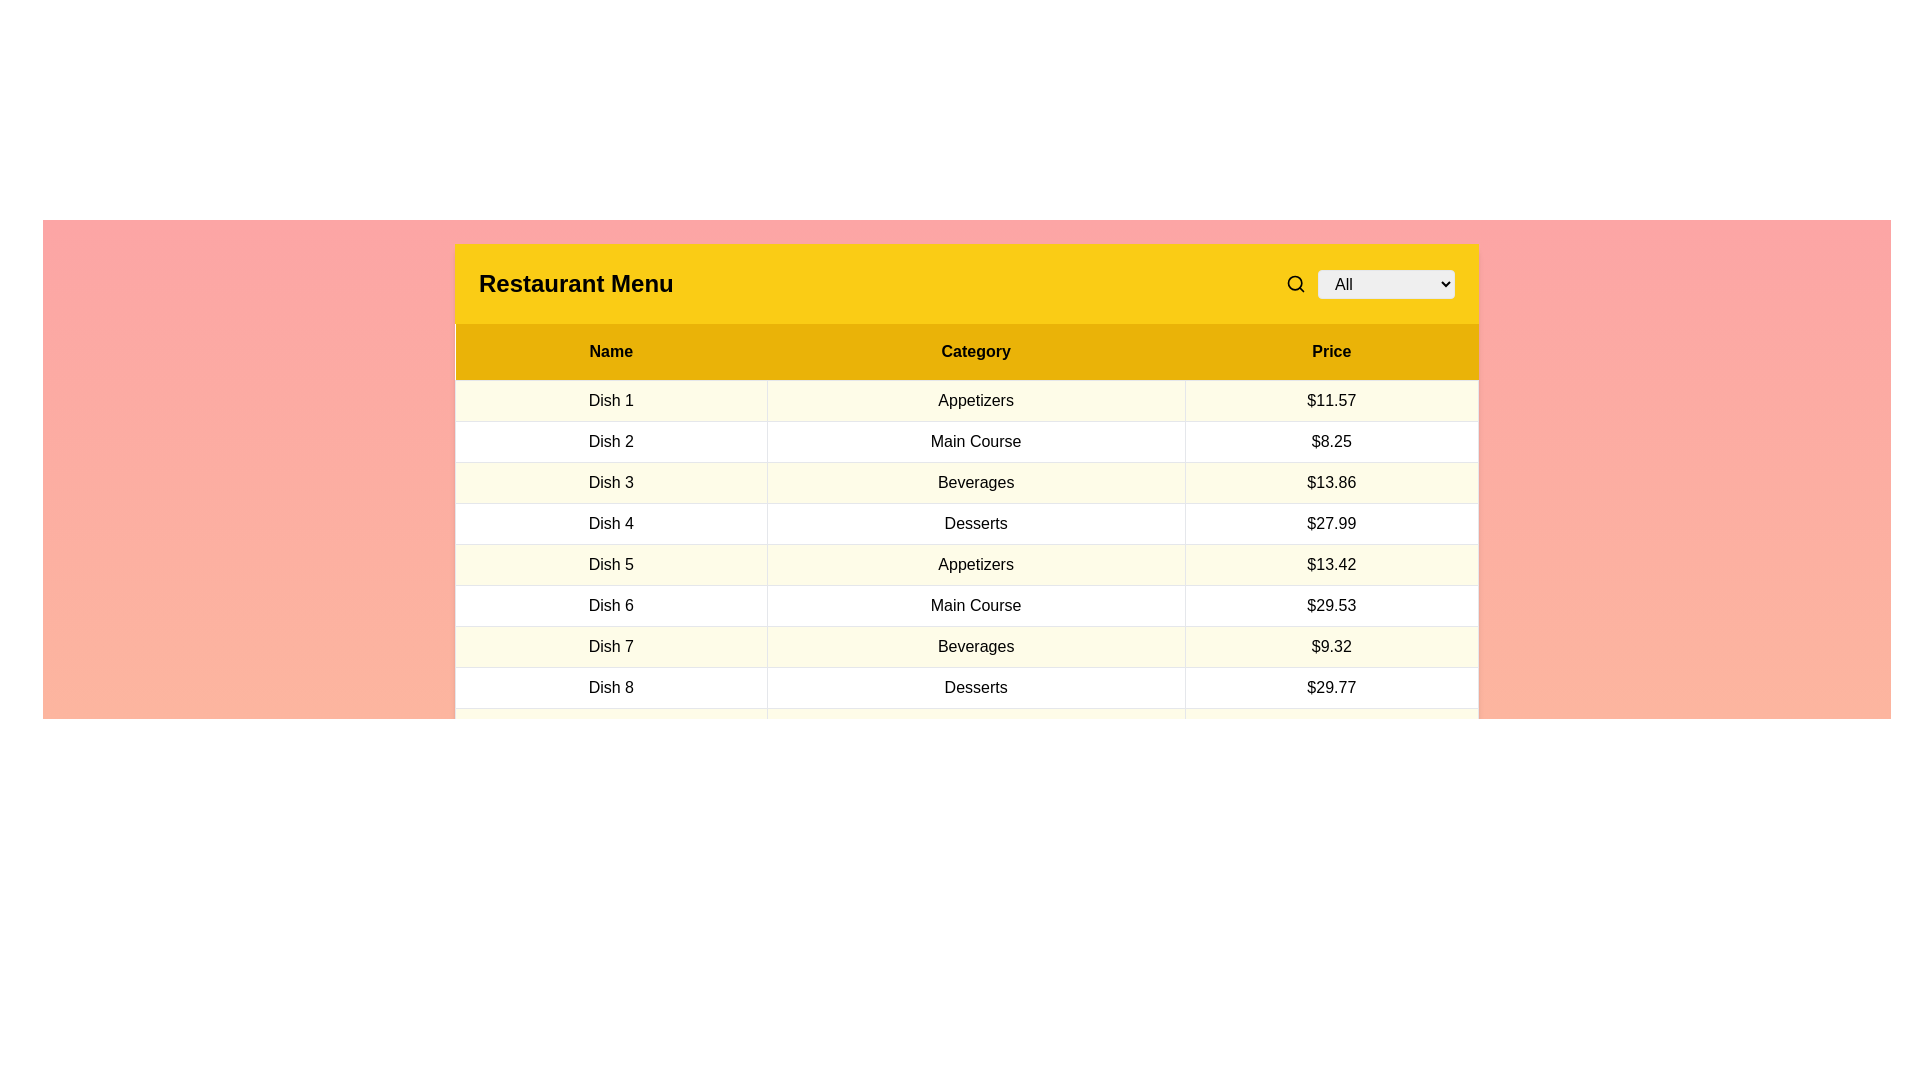  What do you see at coordinates (1385, 284) in the screenshot?
I see `the category All in the dropdown menu` at bounding box center [1385, 284].